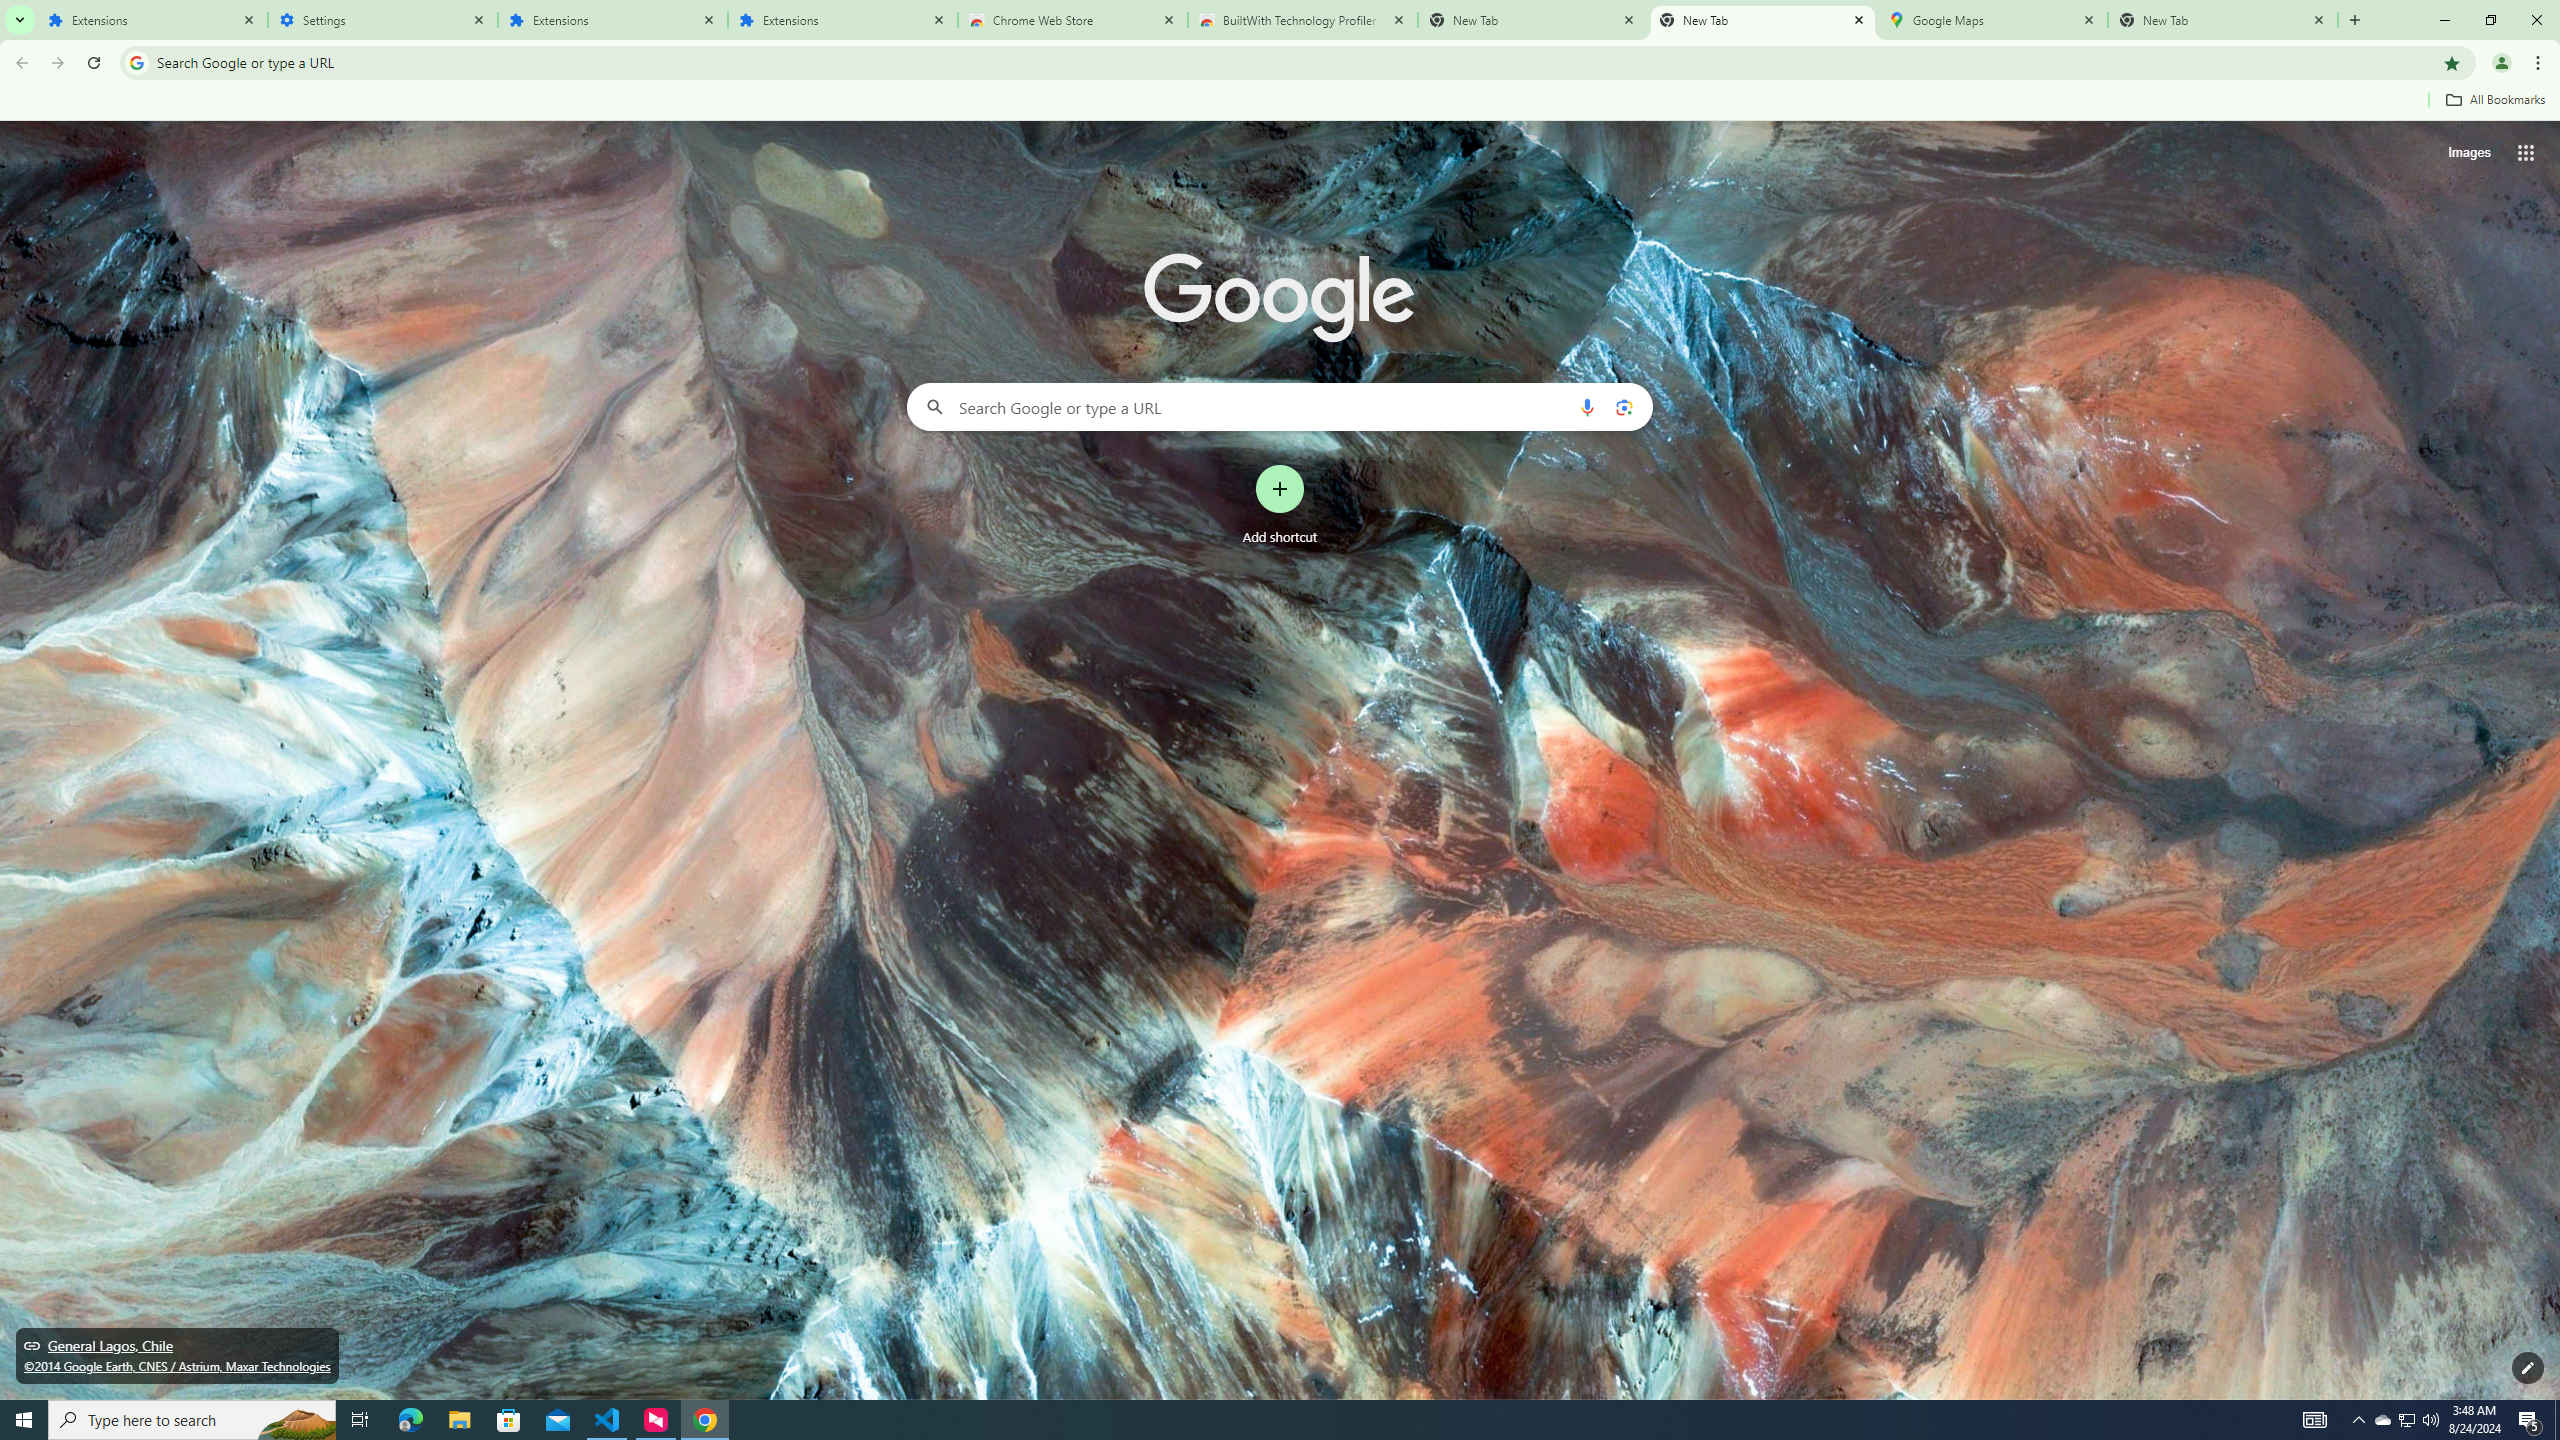 The height and width of the screenshot is (1440, 2560). Describe the element at coordinates (1280, 405) in the screenshot. I see `'Search Google or type a URL'` at that location.